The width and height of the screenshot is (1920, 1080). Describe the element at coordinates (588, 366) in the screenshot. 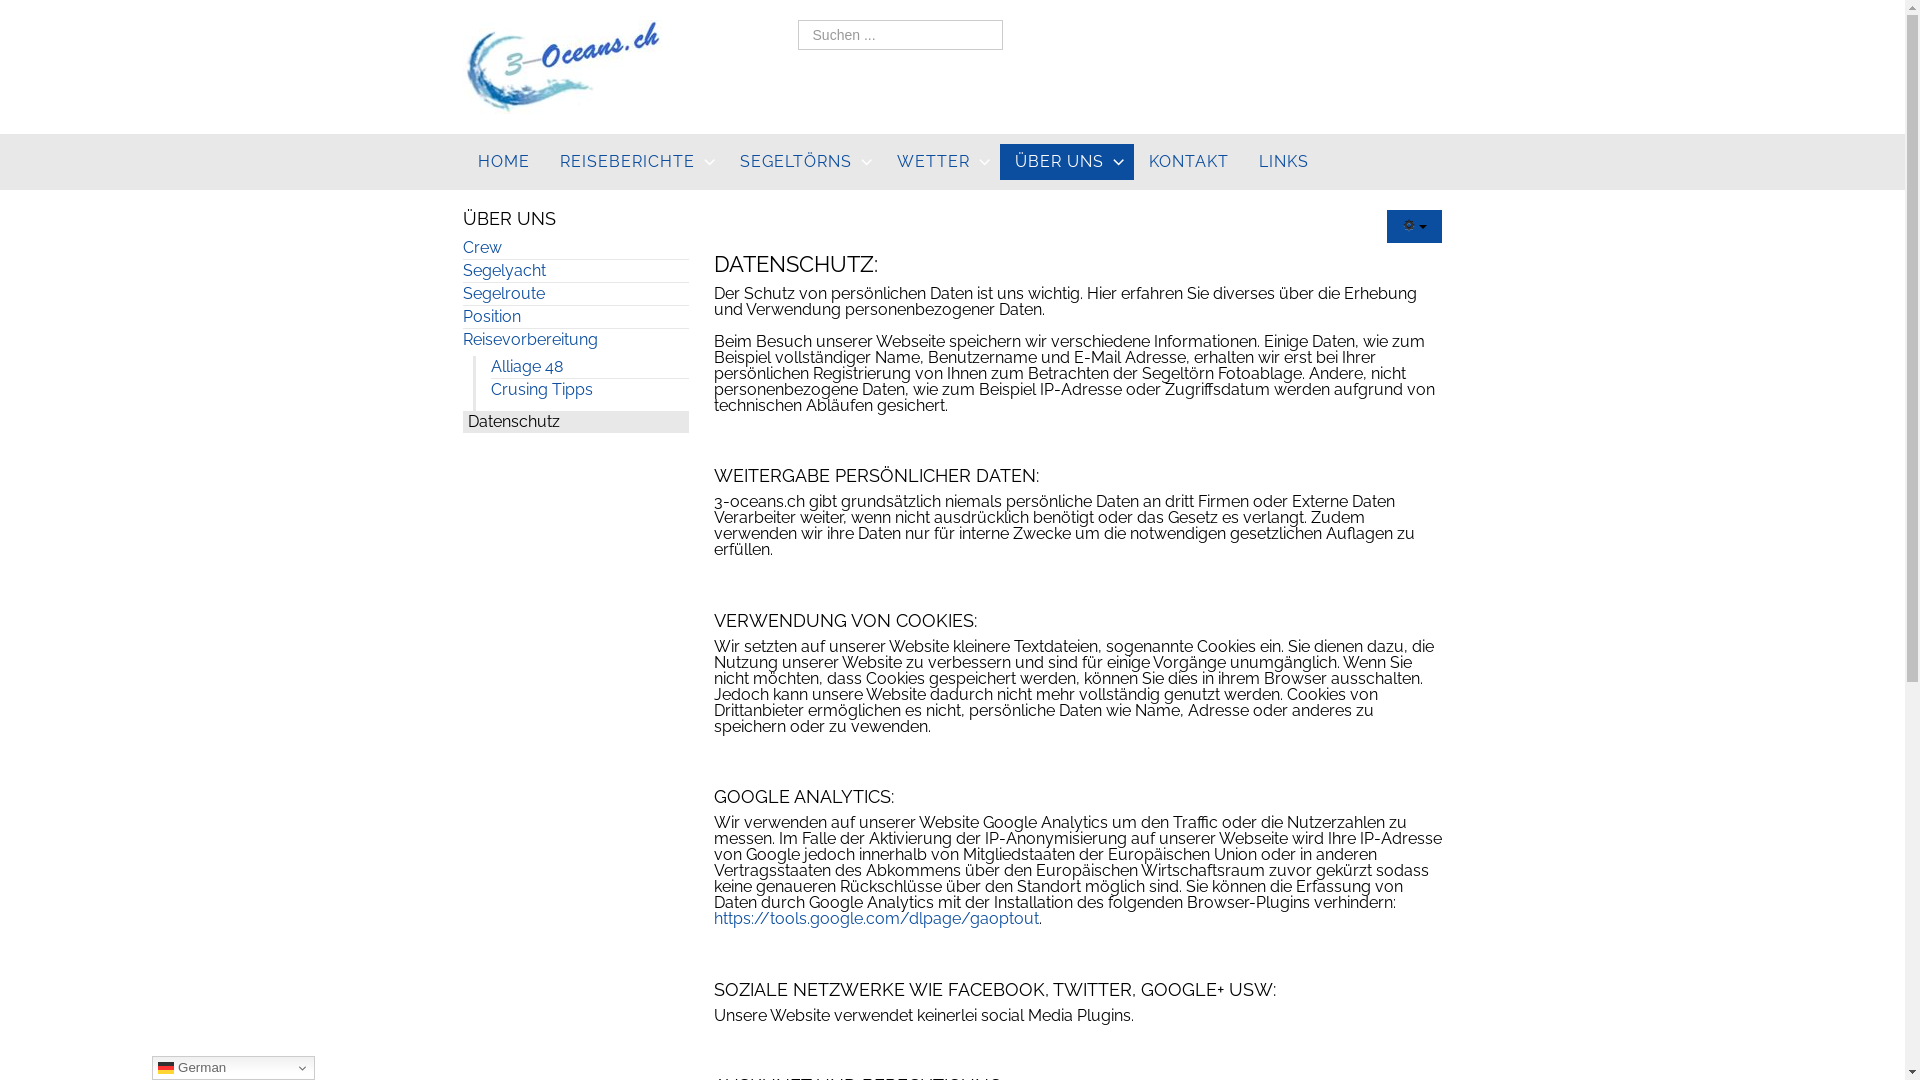

I see `'Alliage 48'` at that location.